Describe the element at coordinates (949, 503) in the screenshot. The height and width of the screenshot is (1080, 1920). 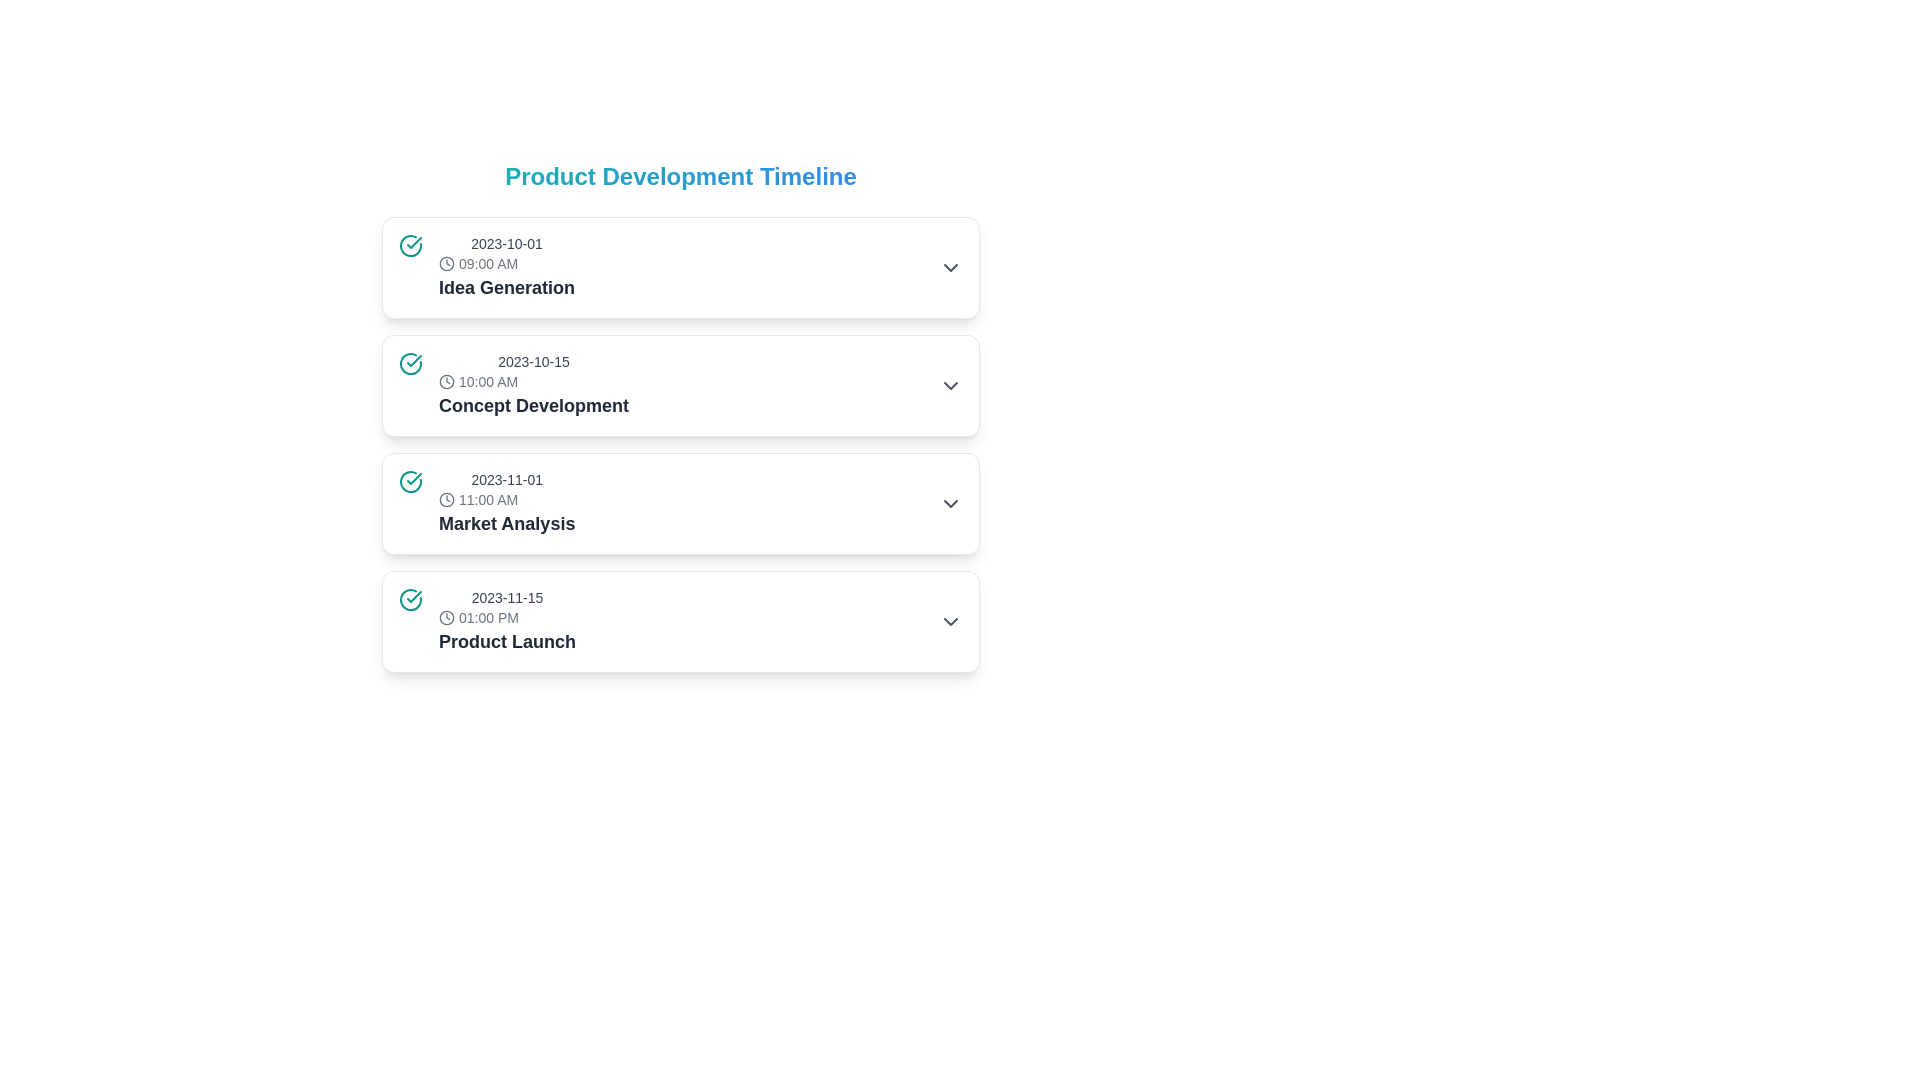
I see `the chevron icon-based toggle button located at the far-right edge of the row containing the text '2023-11-01 11:00 AM Market Analysis'` at that location.